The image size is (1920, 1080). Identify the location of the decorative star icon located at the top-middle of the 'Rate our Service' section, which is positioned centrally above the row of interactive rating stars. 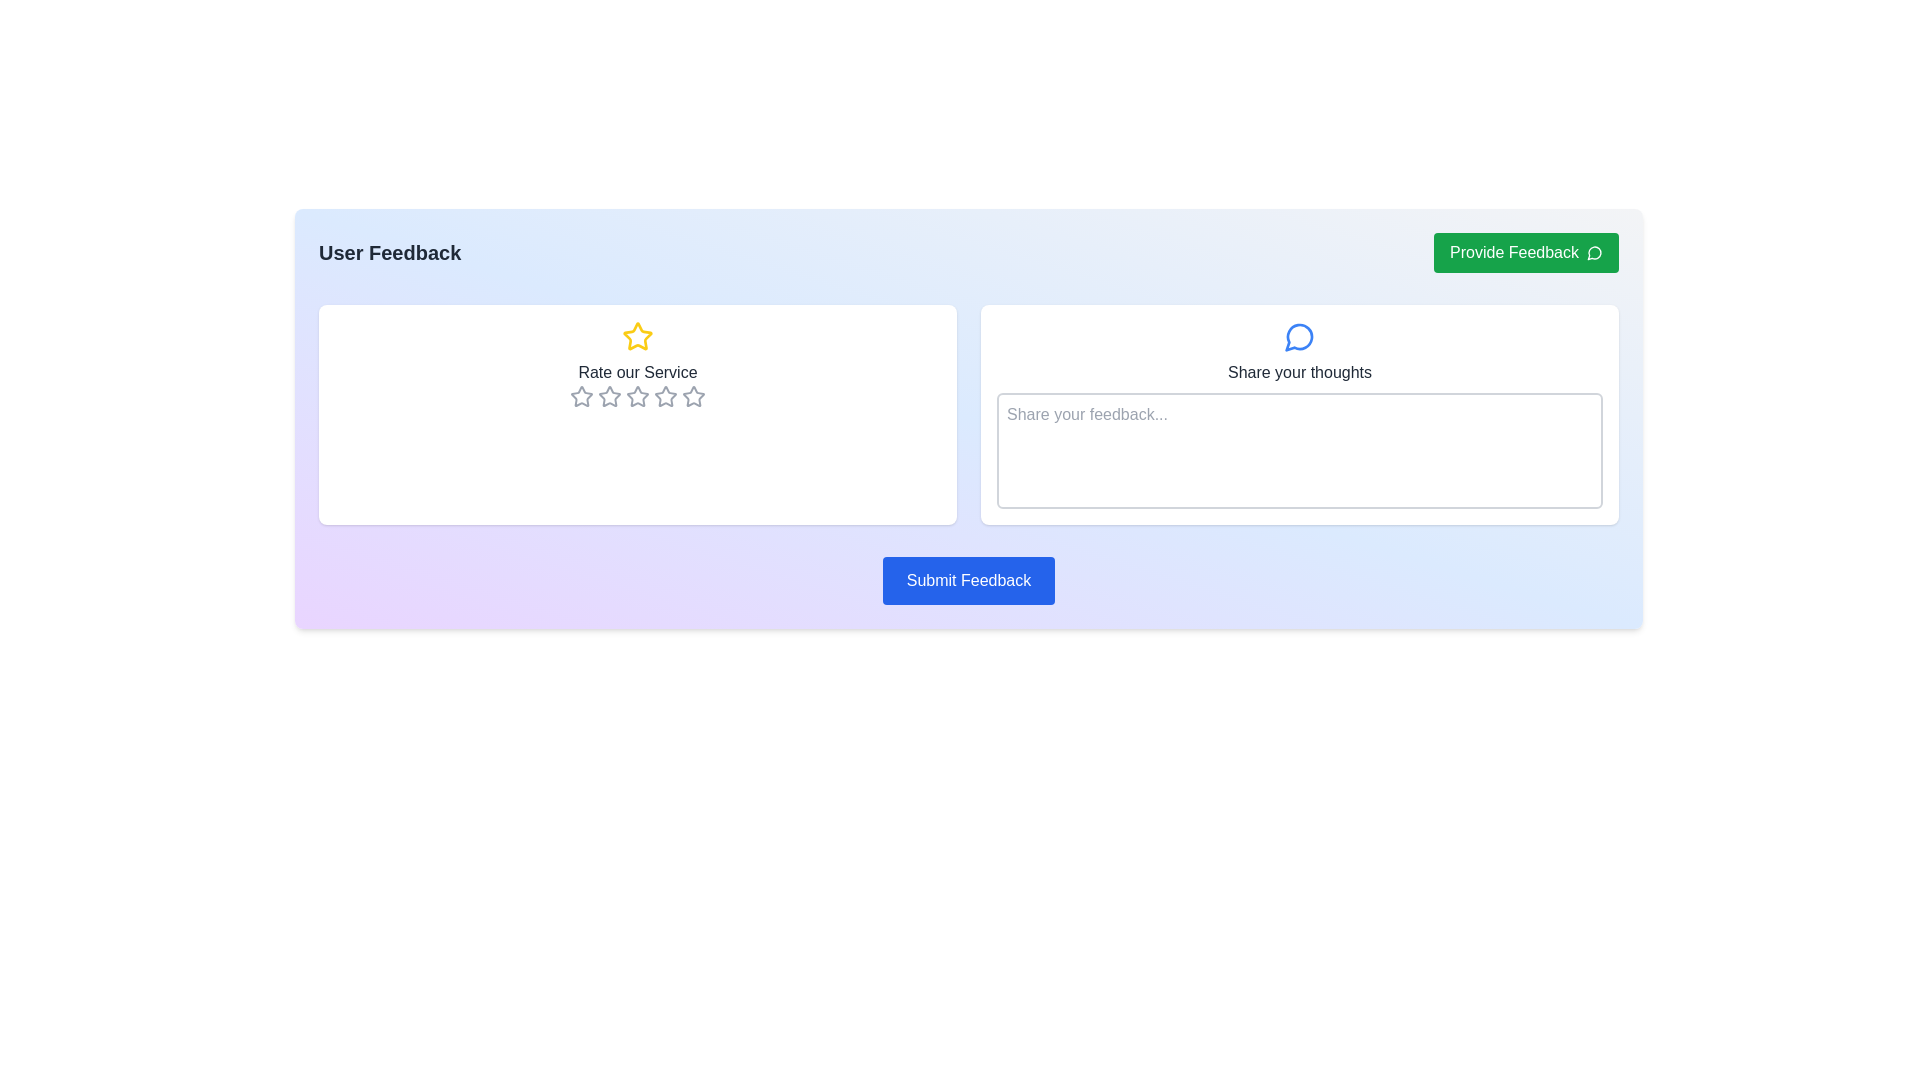
(637, 335).